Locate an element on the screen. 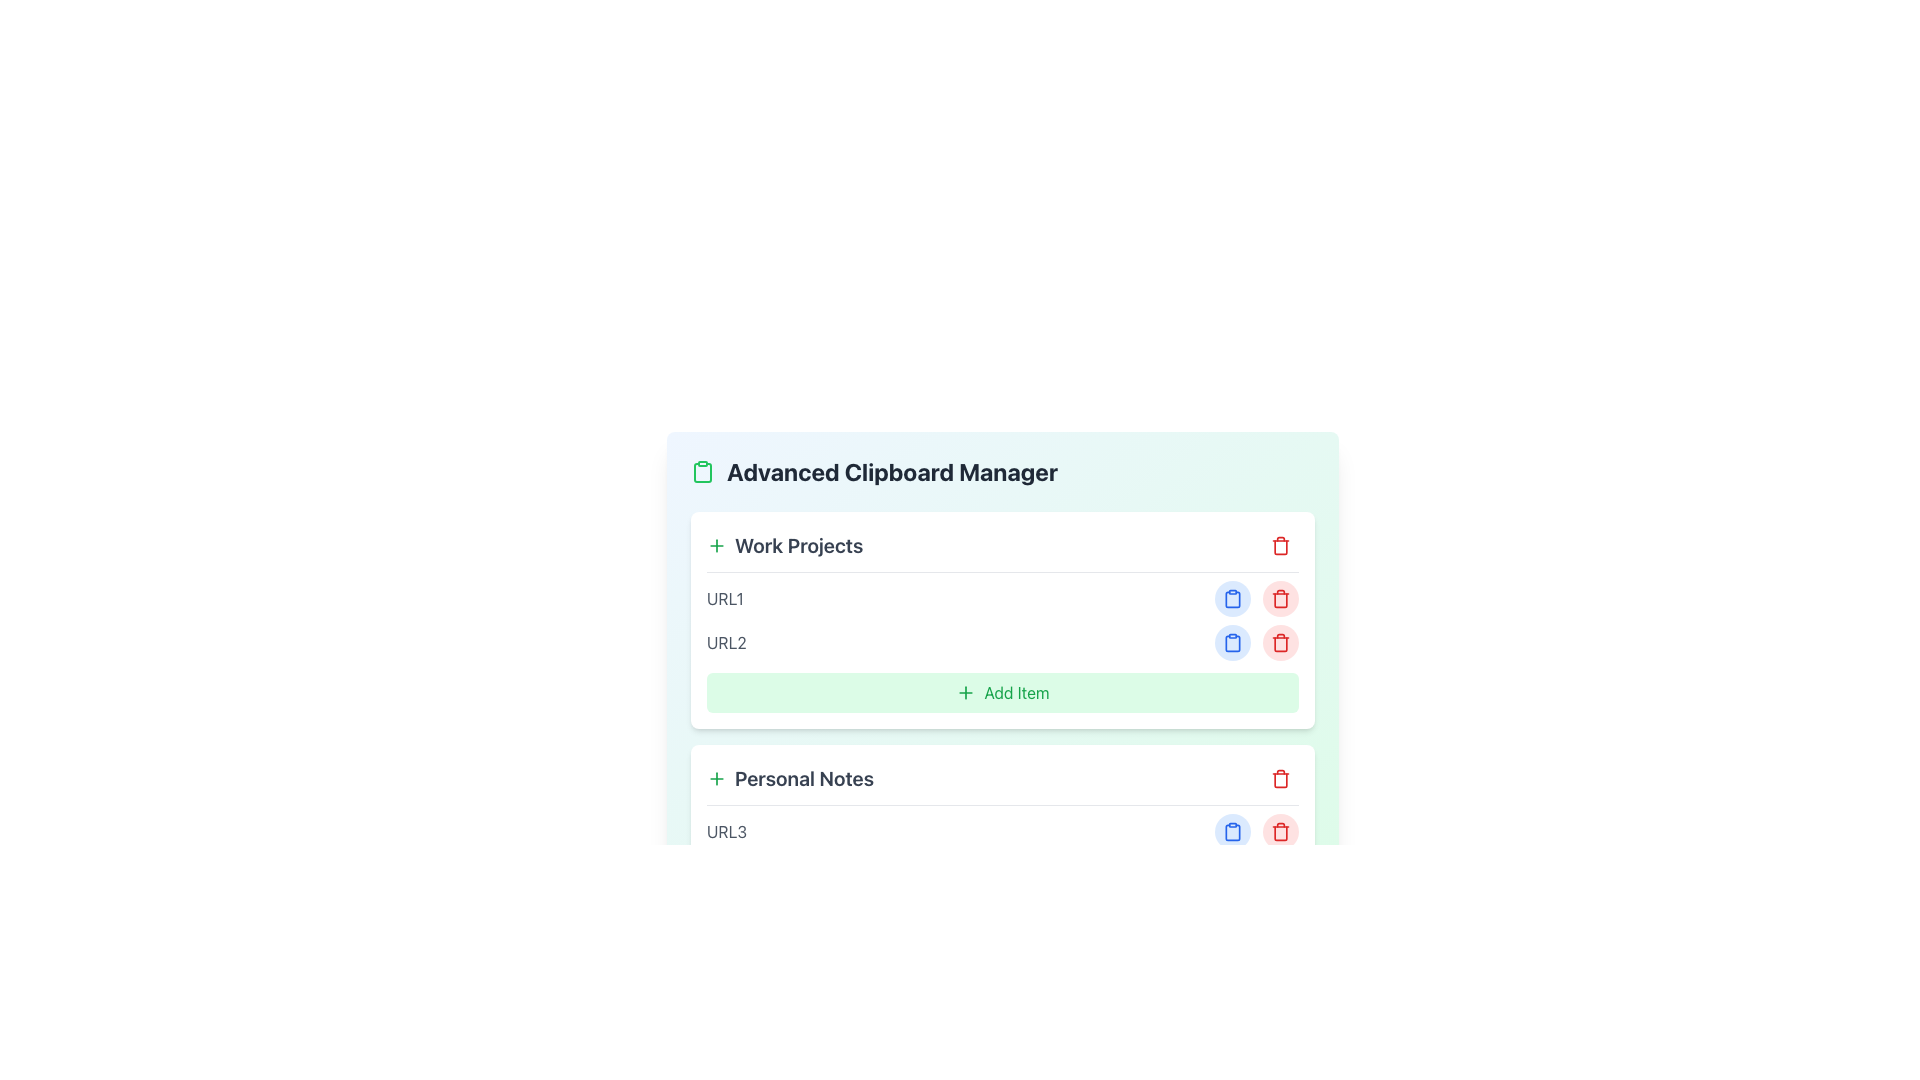 The height and width of the screenshot is (1080, 1920). the first button in the horizontal group of action buttons to copy the associated URL or data item located in the 'Work Projects' section is located at coordinates (1232, 597).